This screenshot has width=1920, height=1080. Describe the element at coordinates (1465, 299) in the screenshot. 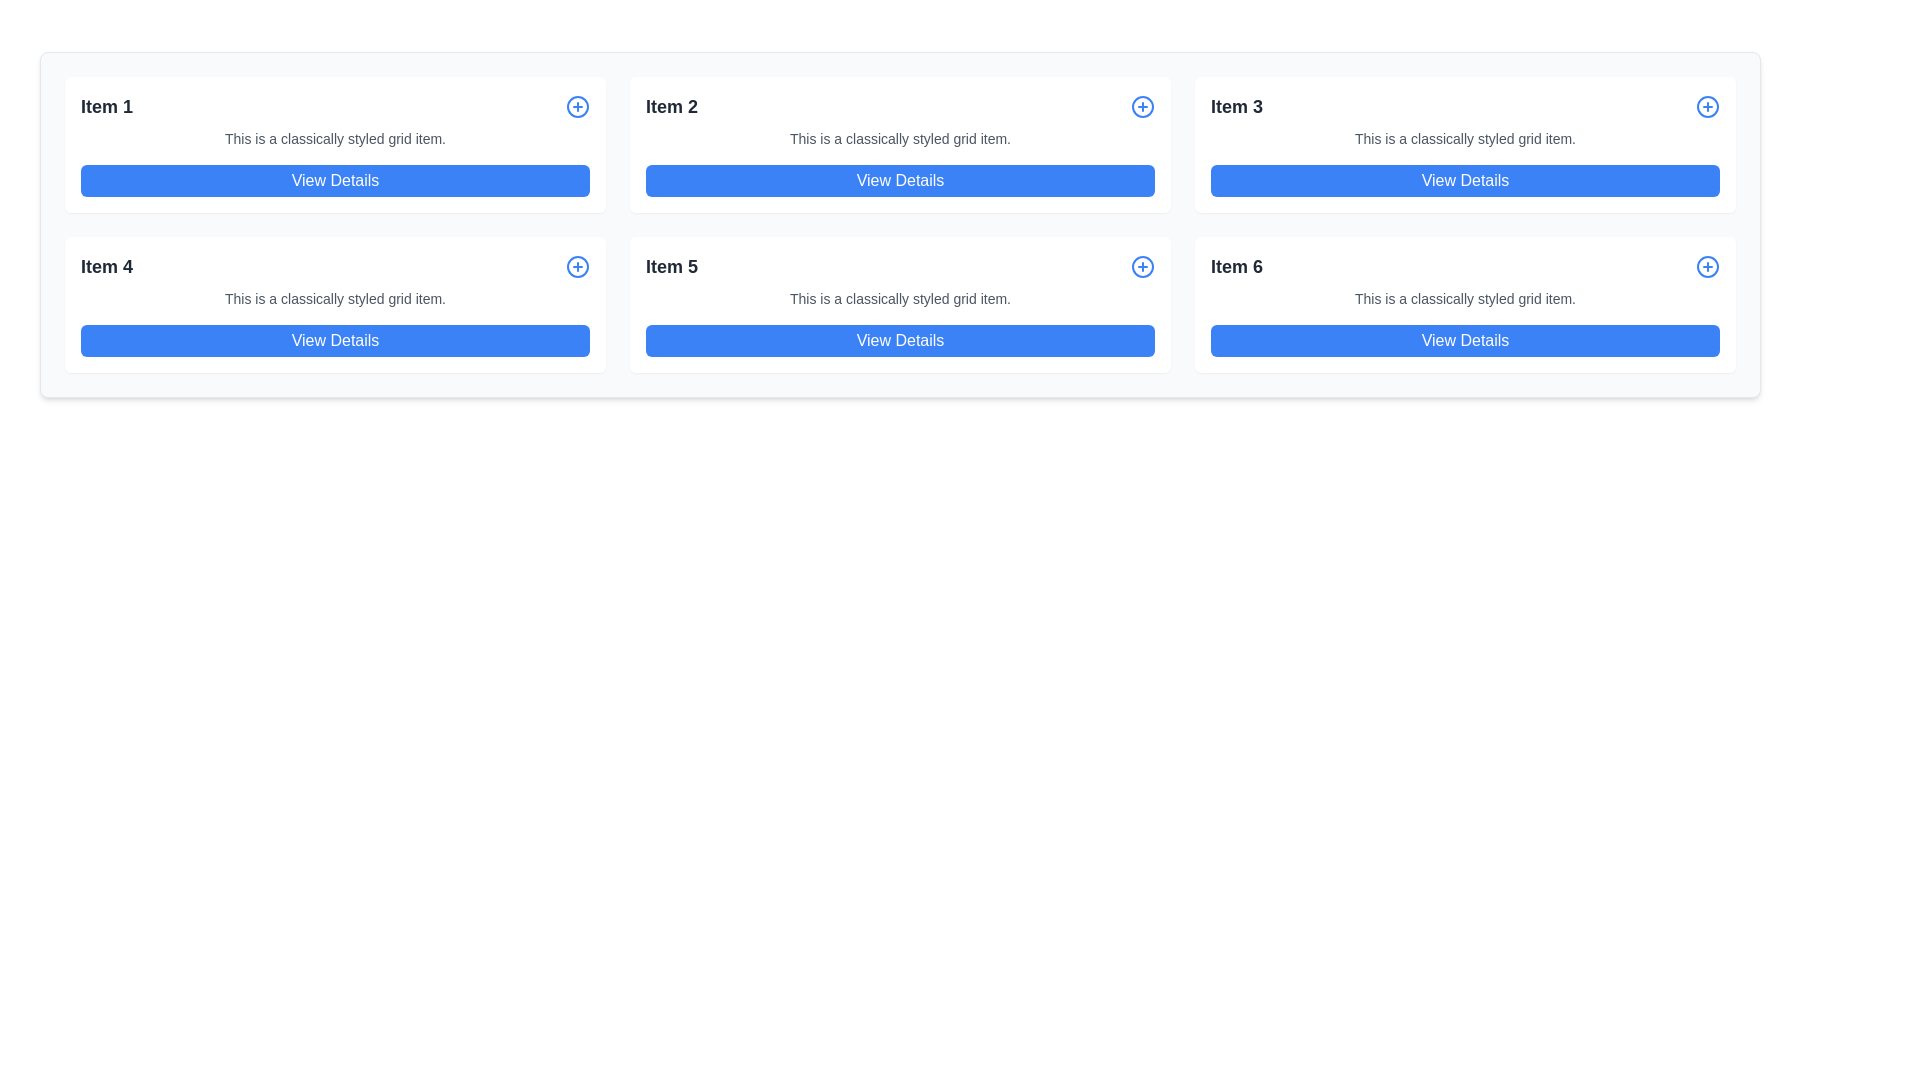

I see `the static text element that contains the text 'This is a classically styled grid item.' which is styled with a small font size and gray color, located below the 'Item 6' title and above the 'View Details' button` at that location.